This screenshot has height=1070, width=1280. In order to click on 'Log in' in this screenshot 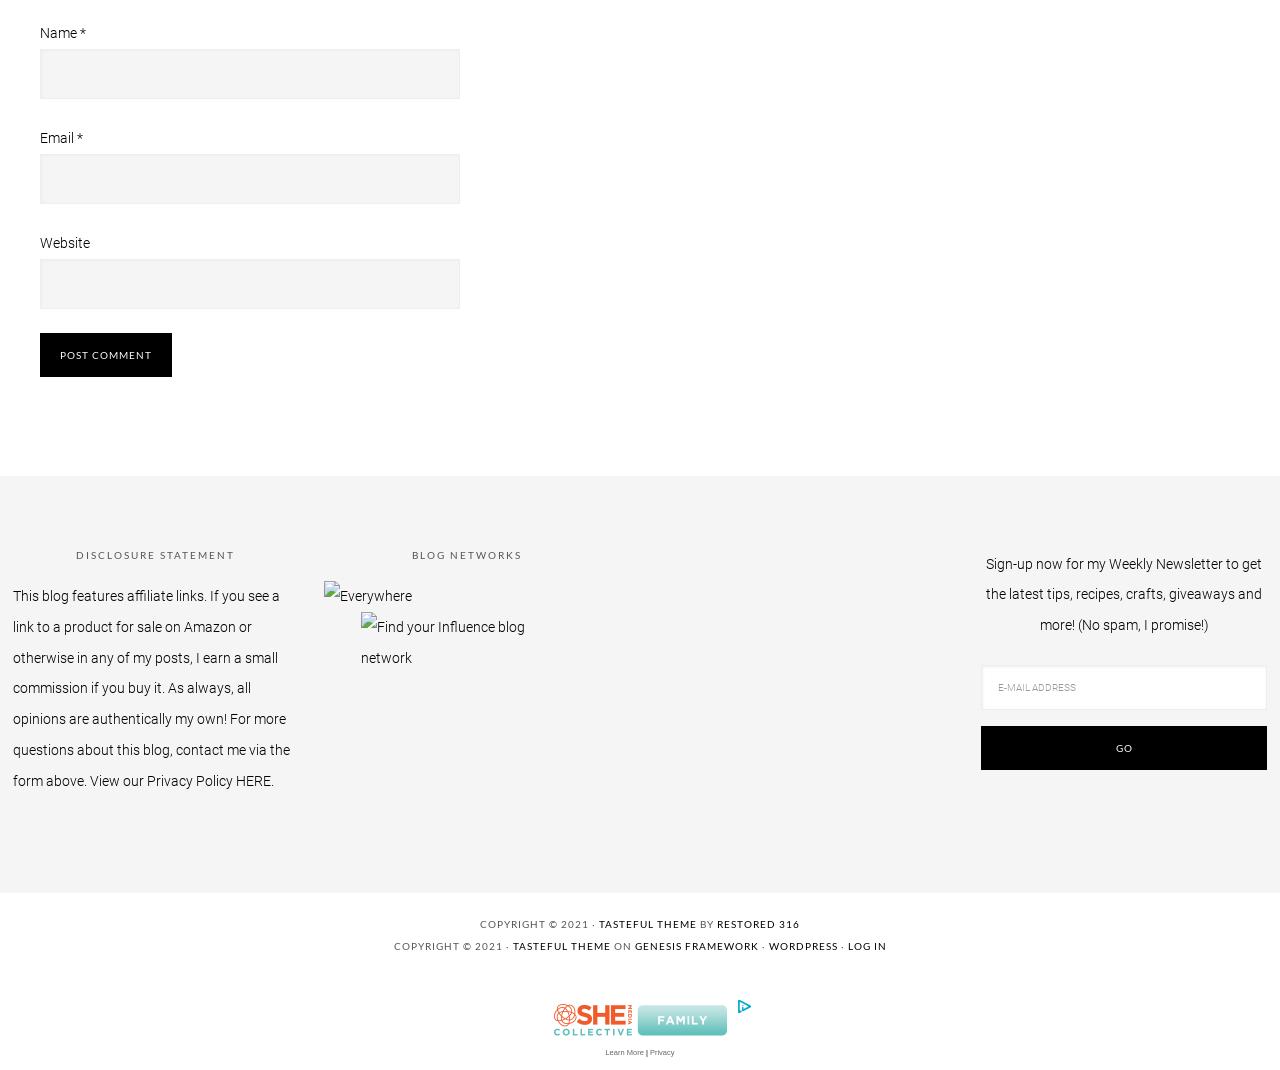, I will do `click(846, 944)`.